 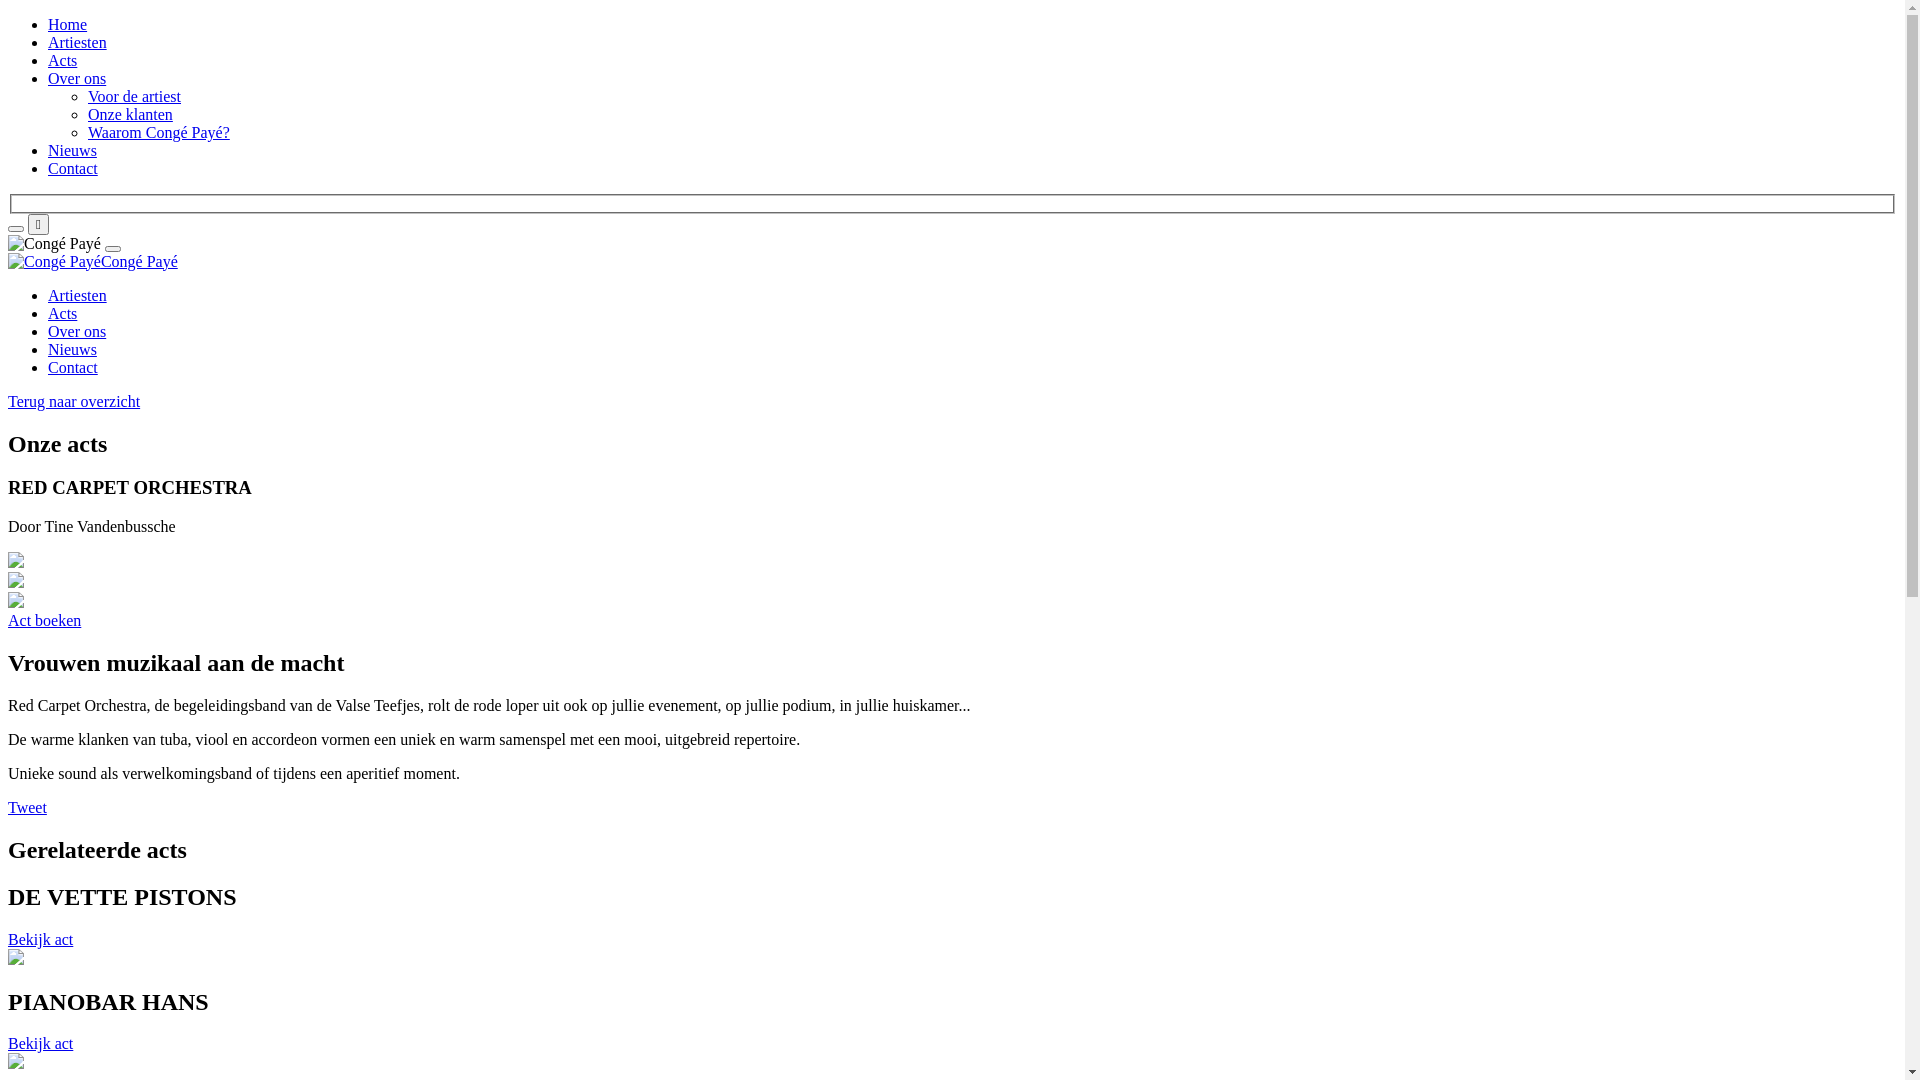 I want to click on 'Onze klanten', so click(x=129, y=114).